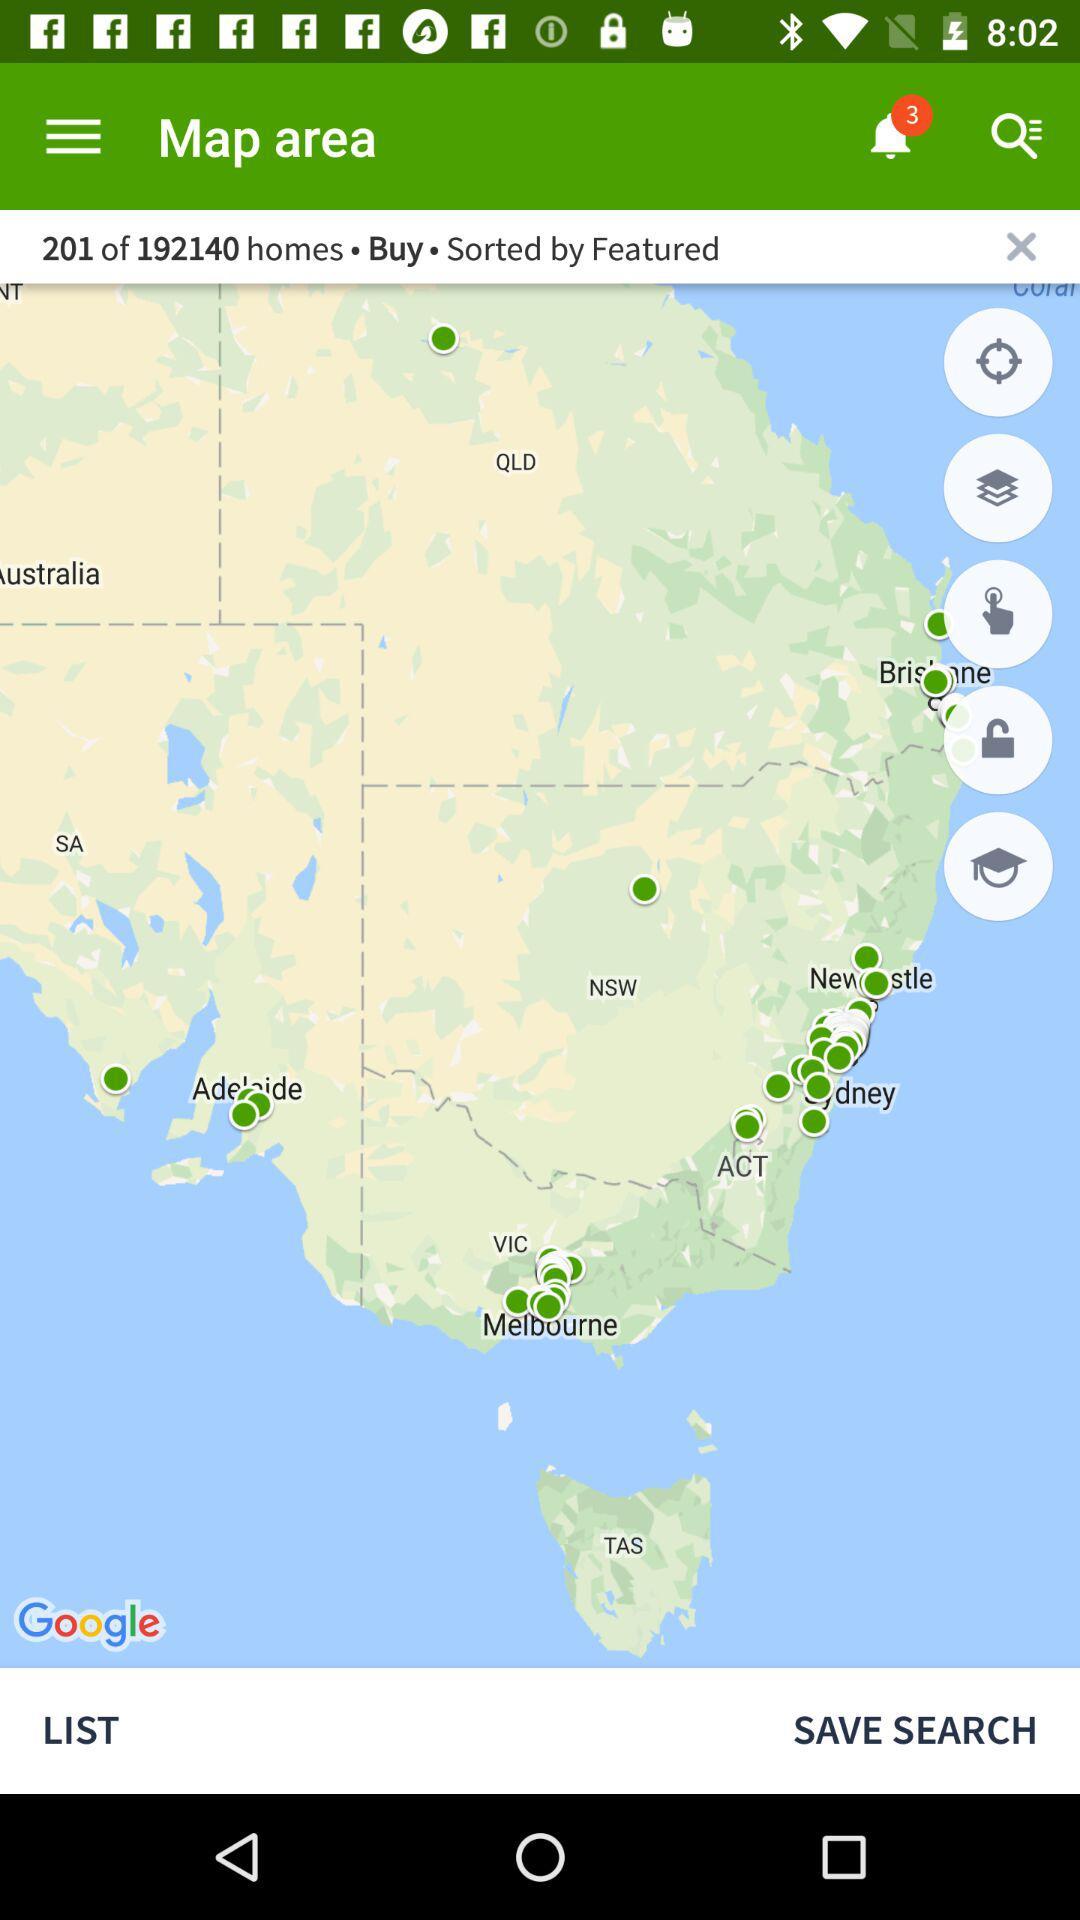 The width and height of the screenshot is (1080, 1920). I want to click on the app to the left of map area, so click(72, 135).